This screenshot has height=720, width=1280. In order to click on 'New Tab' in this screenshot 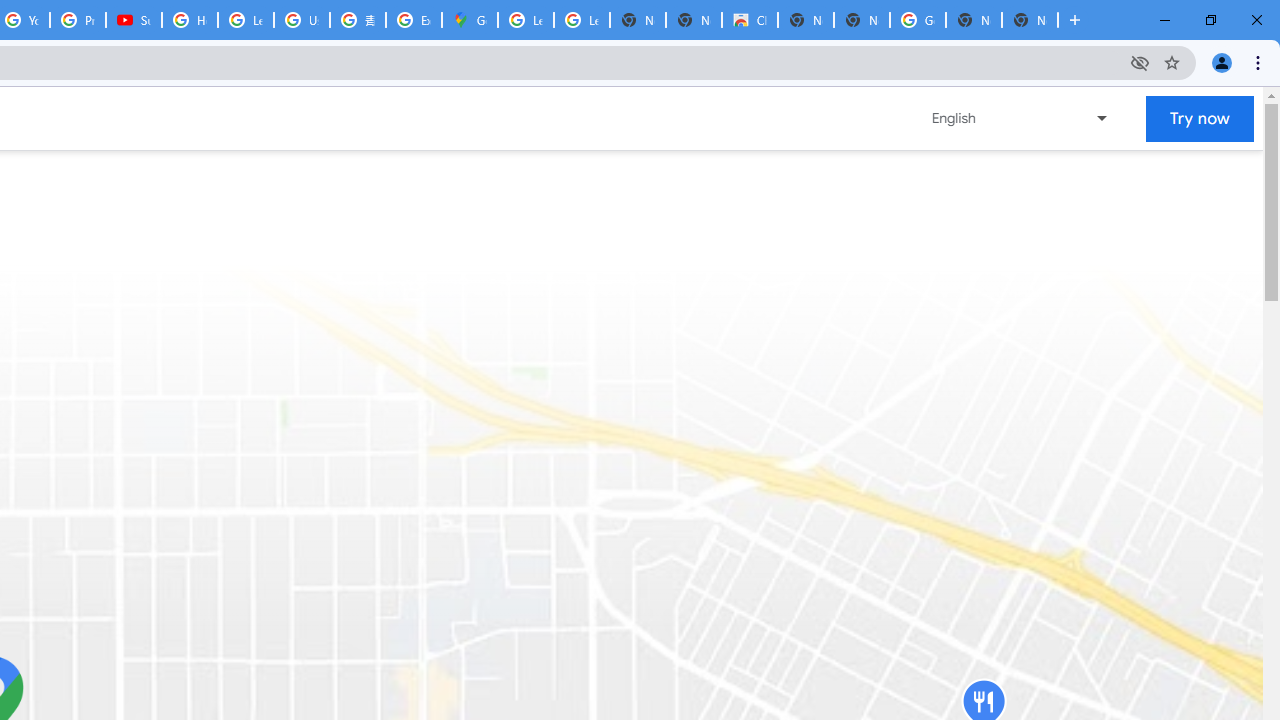, I will do `click(1030, 20)`.